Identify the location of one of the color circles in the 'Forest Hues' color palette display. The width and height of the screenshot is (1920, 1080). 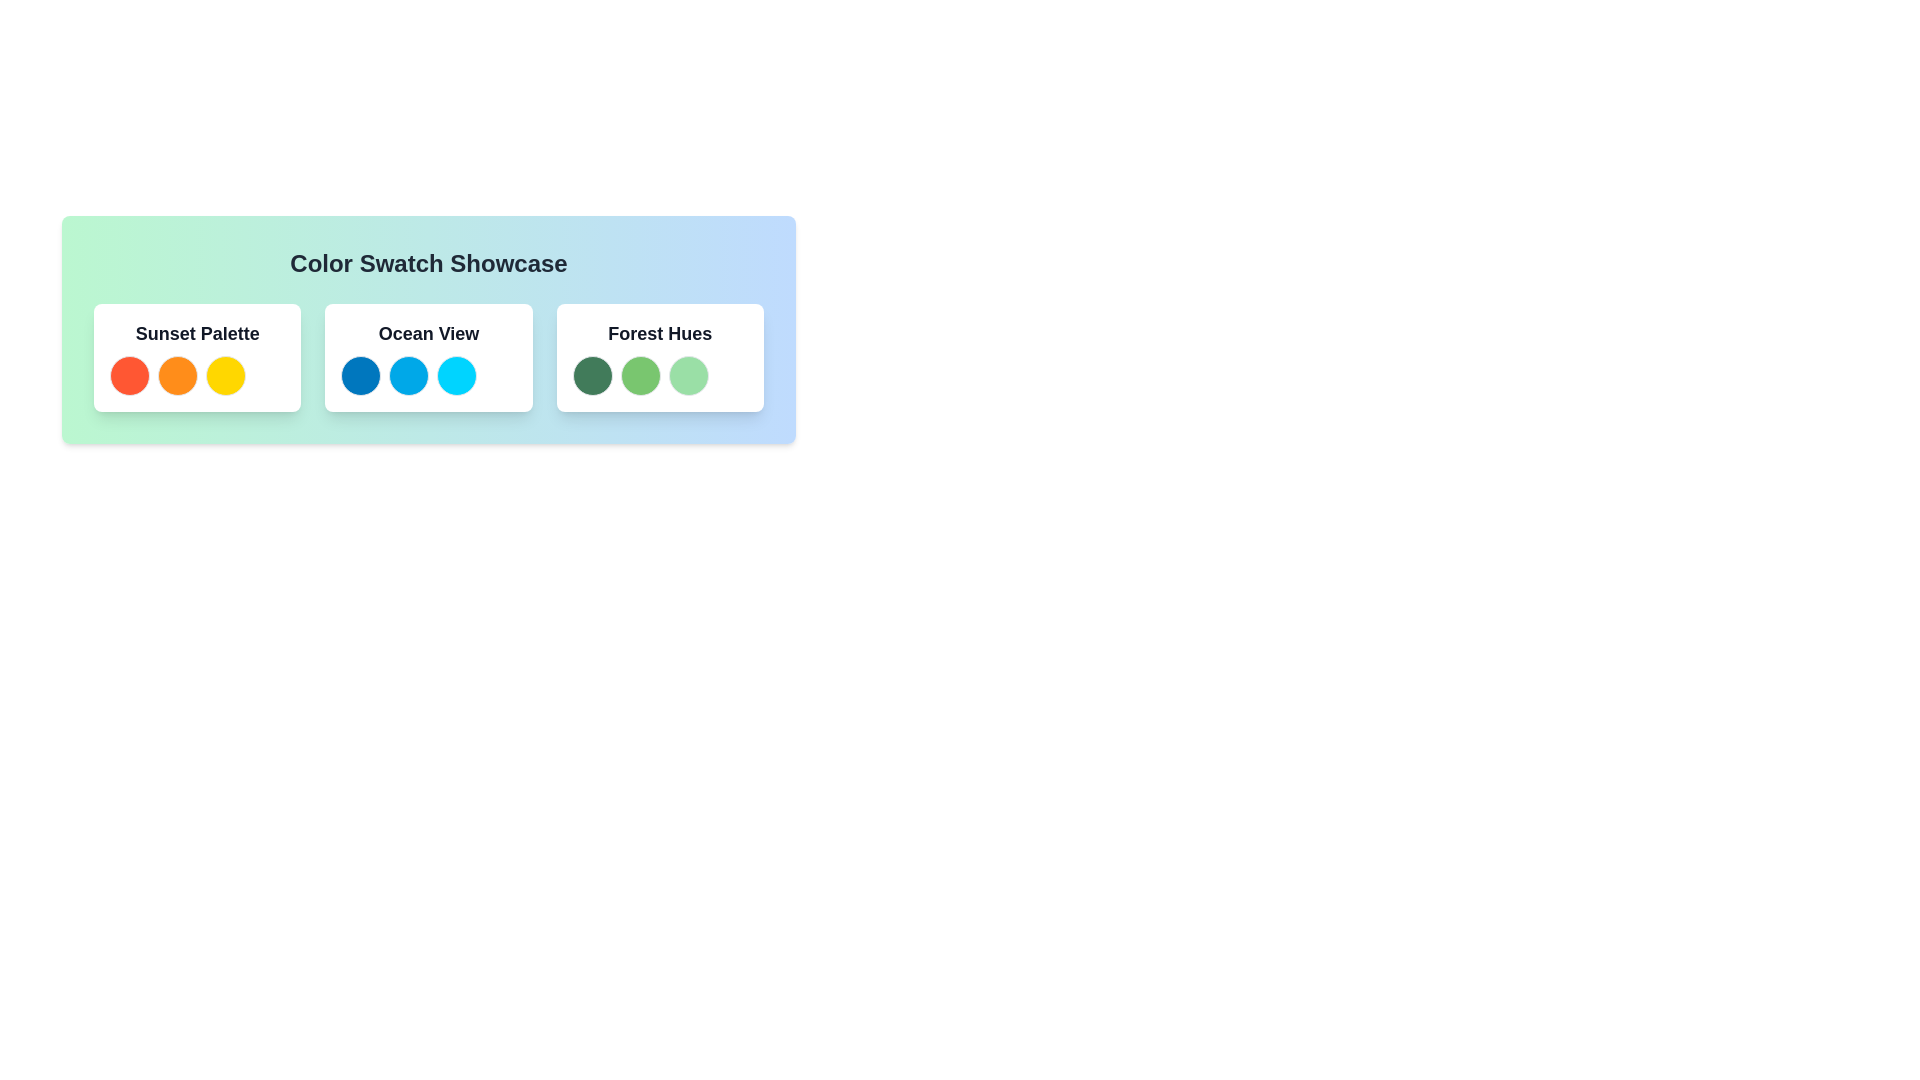
(660, 375).